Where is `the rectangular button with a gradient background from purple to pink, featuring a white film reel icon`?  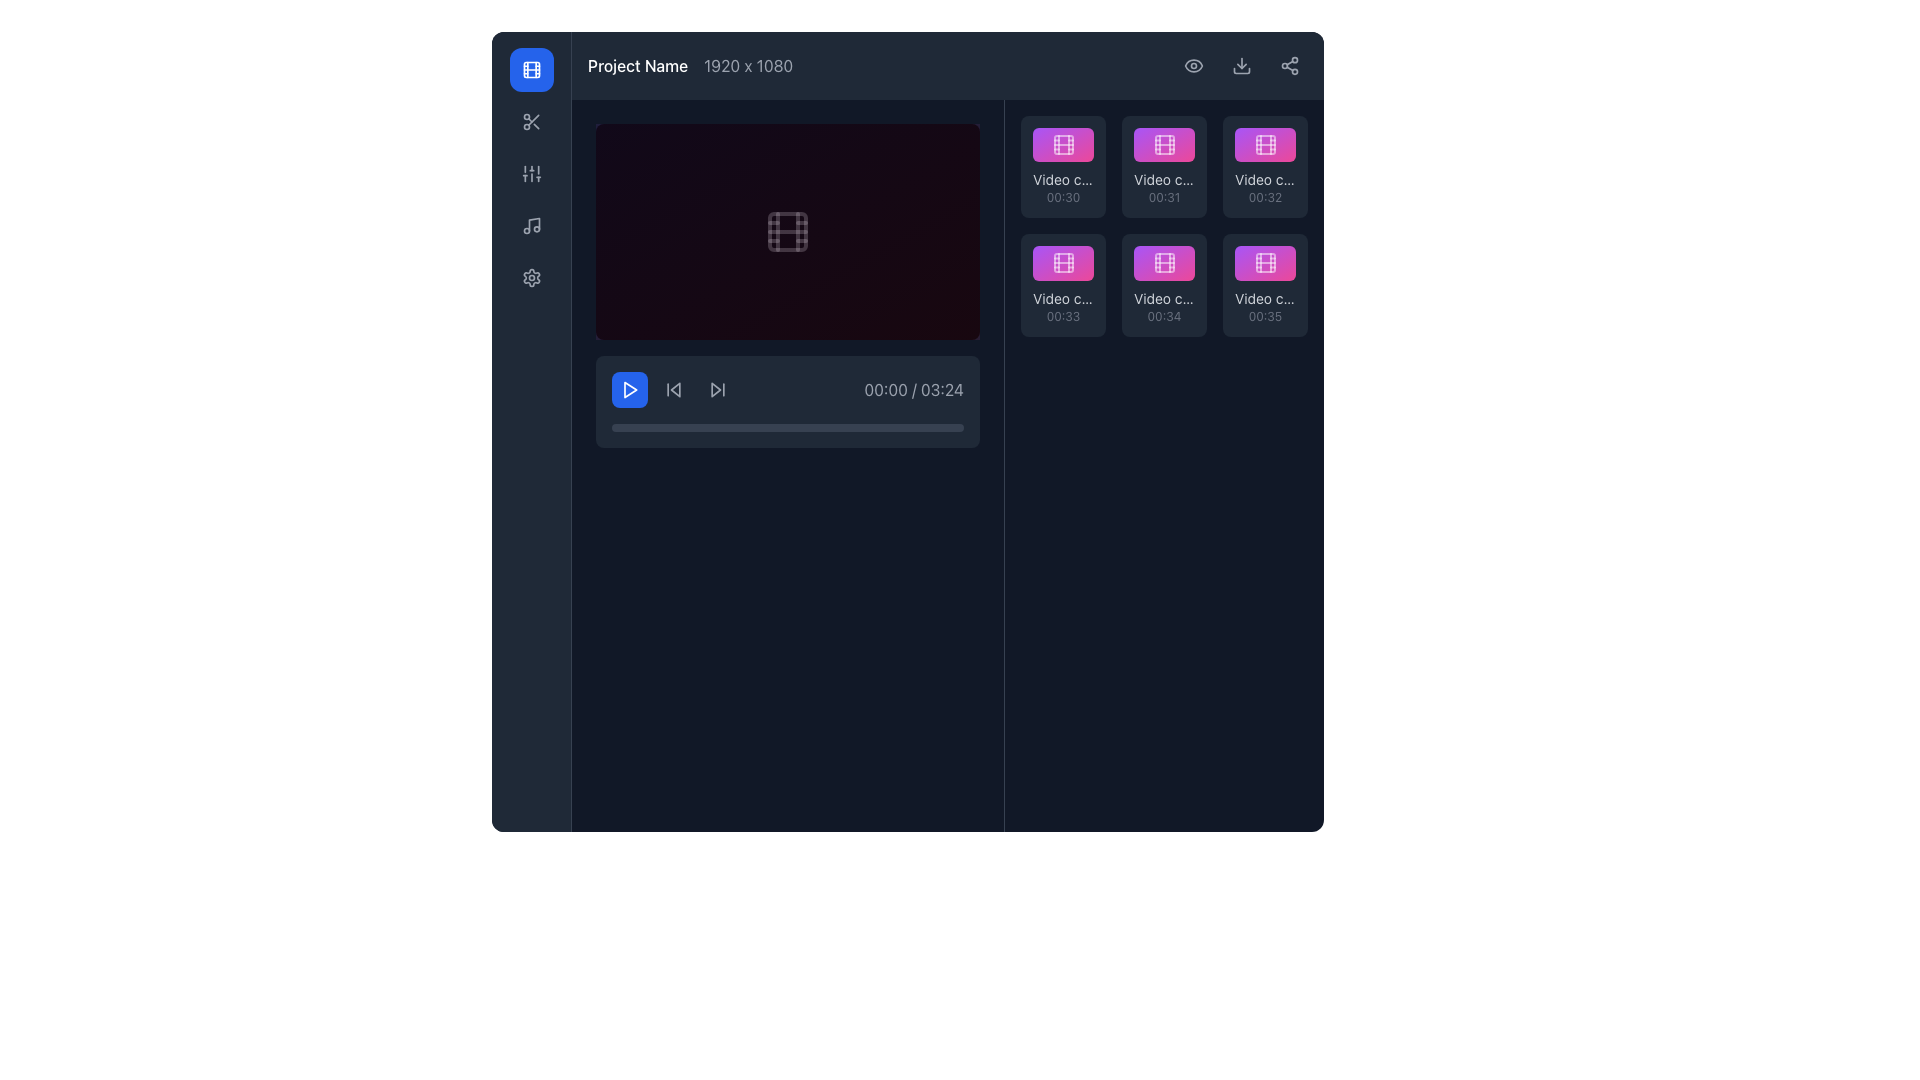
the rectangular button with a gradient background from purple to pink, featuring a white film reel icon is located at coordinates (1164, 262).